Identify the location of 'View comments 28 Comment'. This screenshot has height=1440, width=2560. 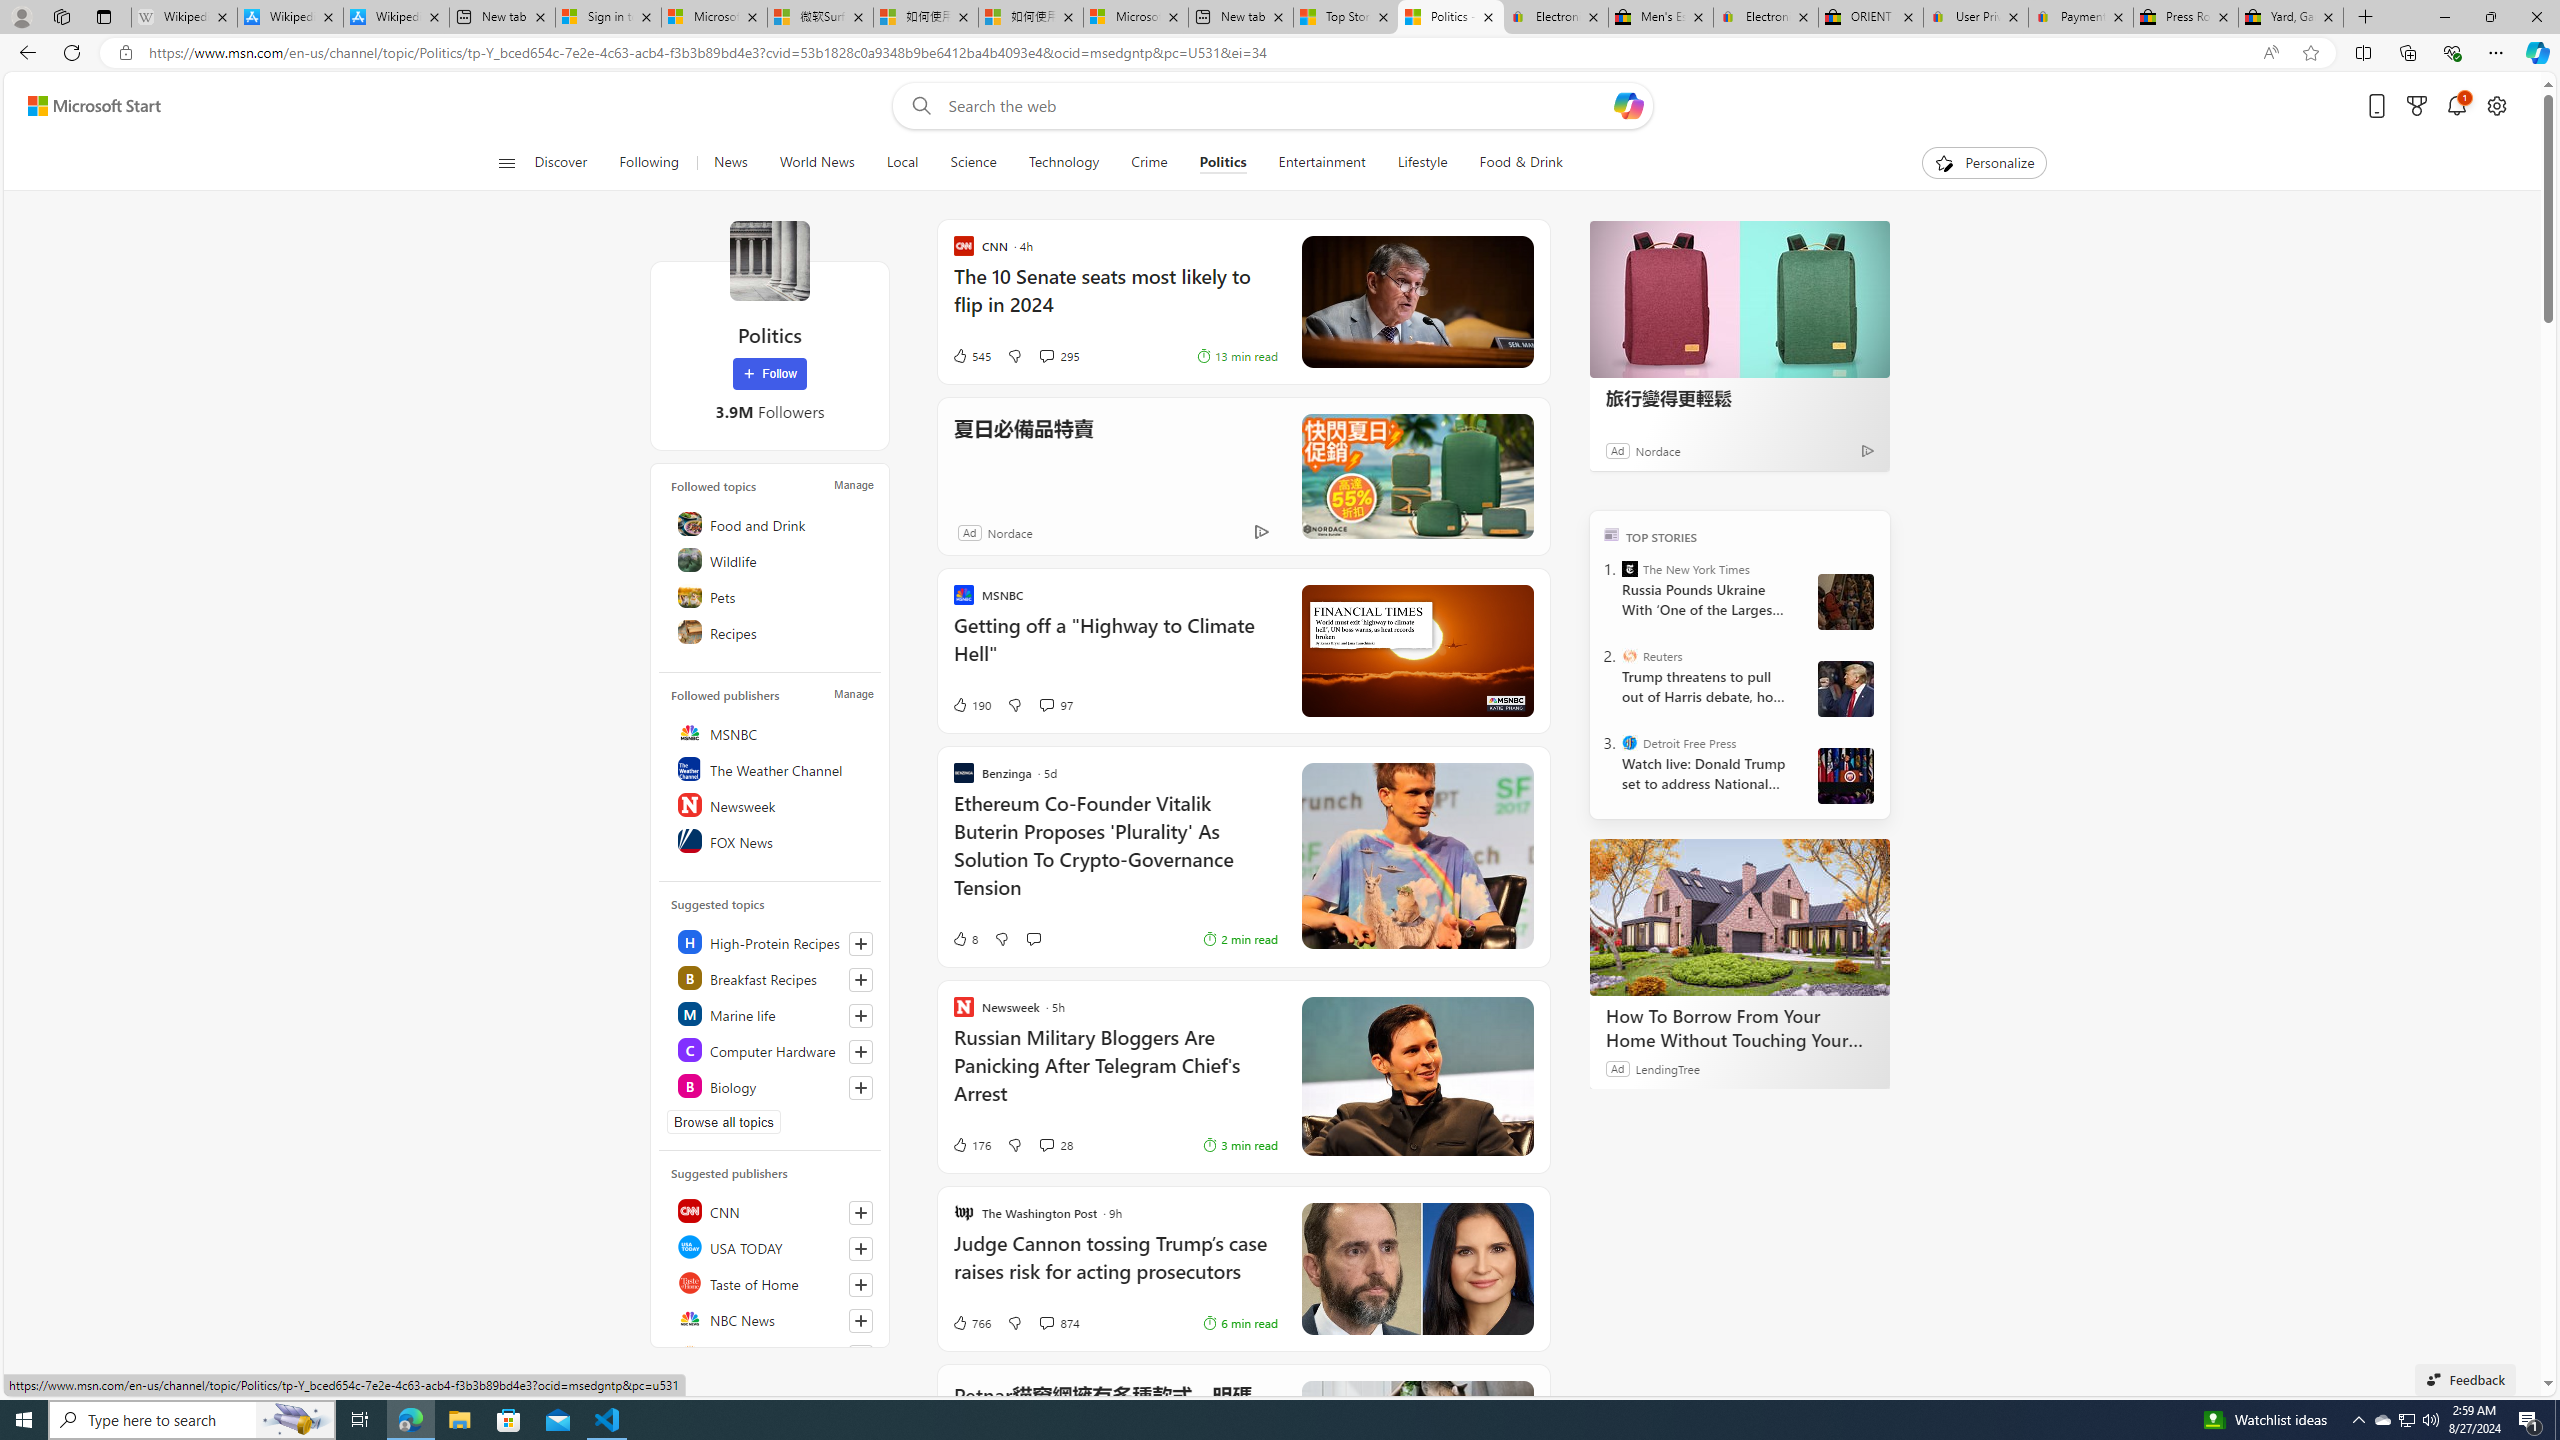
(1053, 1144).